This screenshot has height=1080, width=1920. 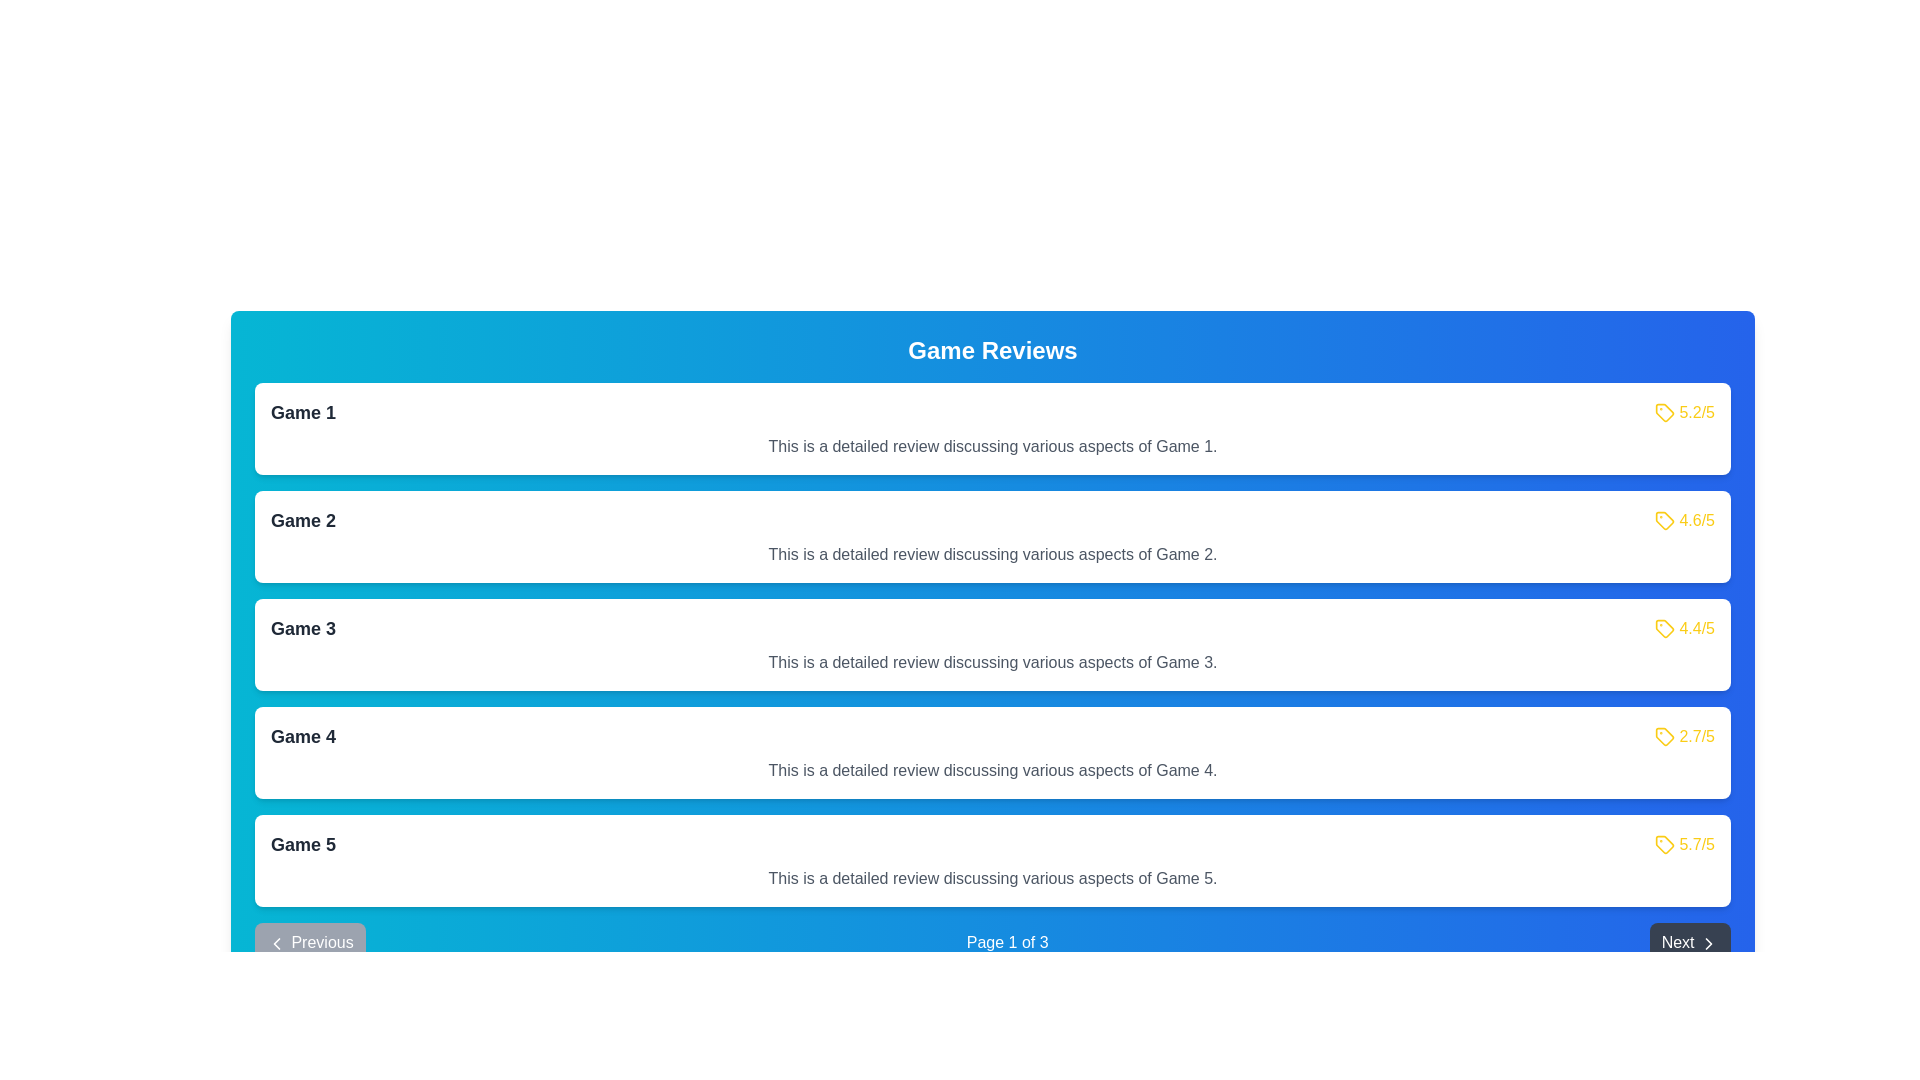 What do you see at coordinates (1665, 411) in the screenshot?
I see `the decorative icon located to the right of the review score text in the upper section of the Game 2 review card` at bounding box center [1665, 411].